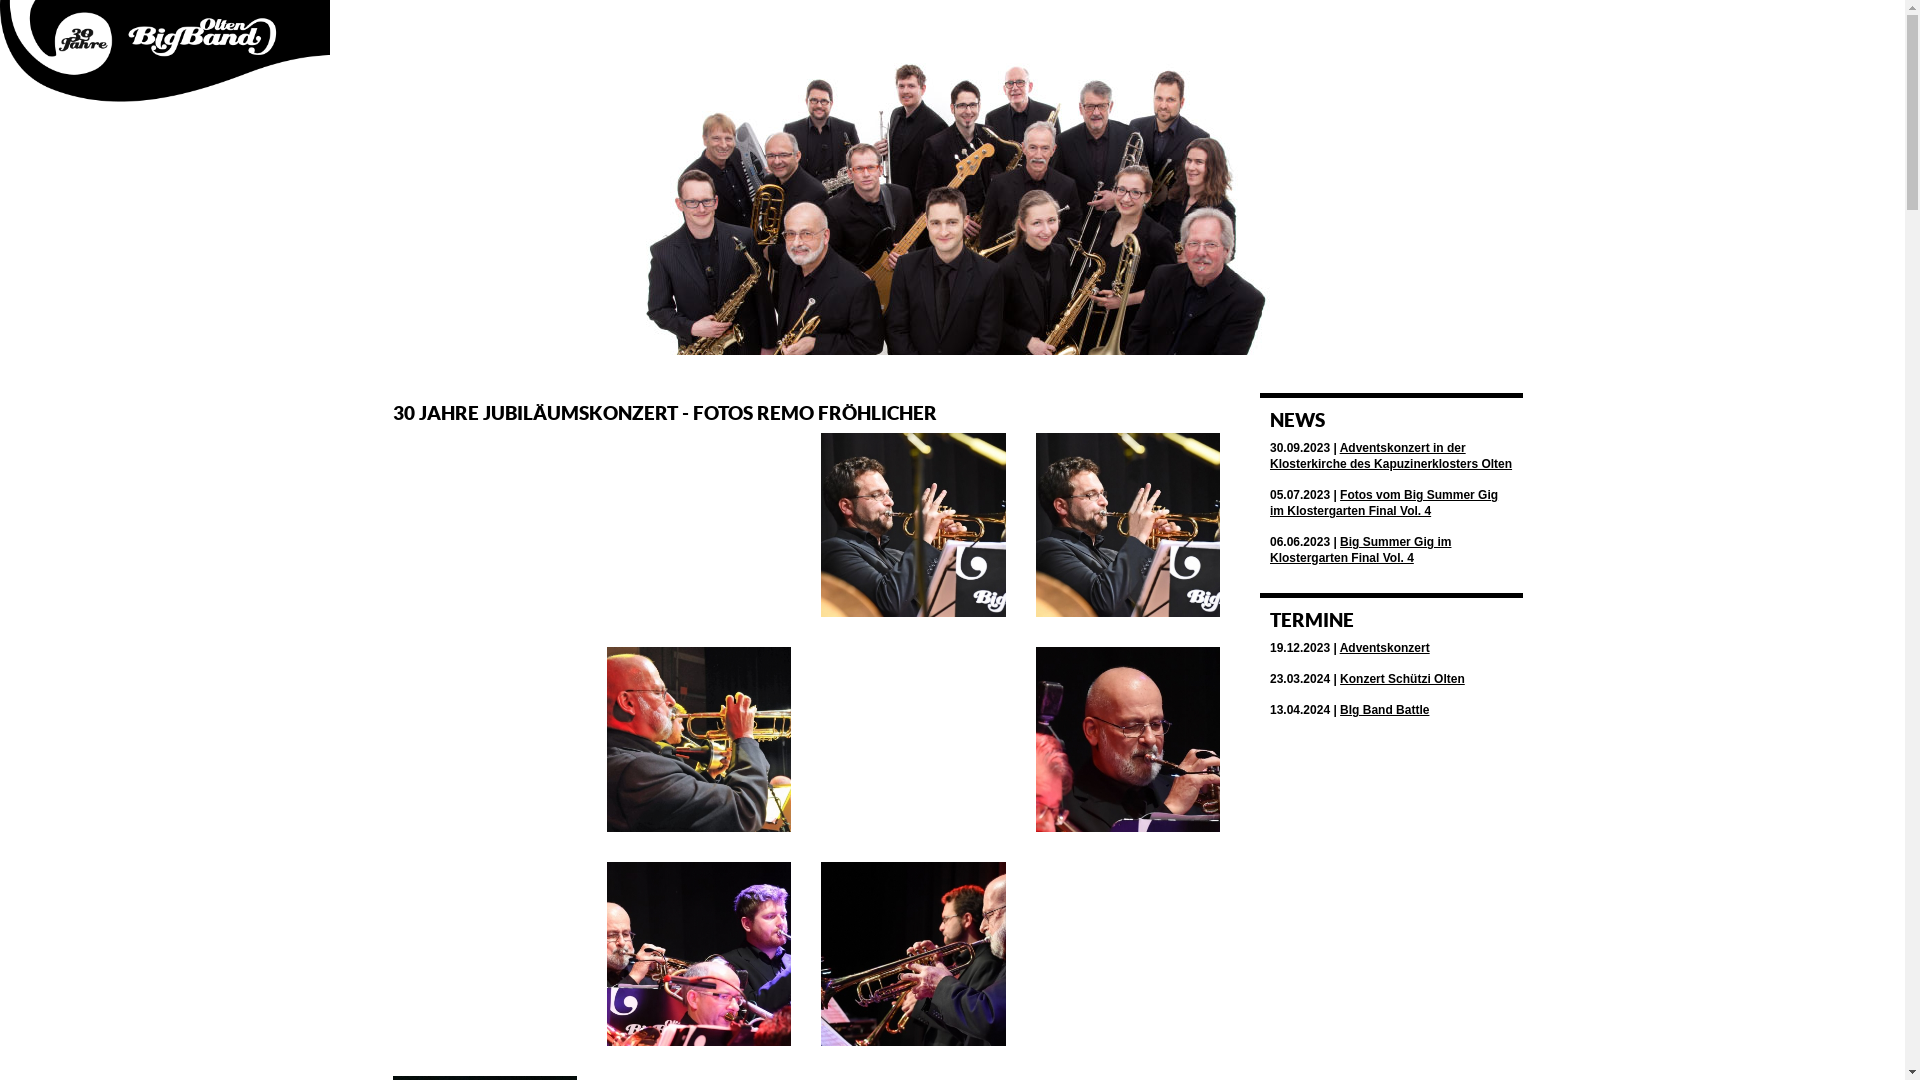 This screenshot has width=1920, height=1080. Describe the element at coordinates (1384, 648) in the screenshot. I see `'Adventskonzert'` at that location.